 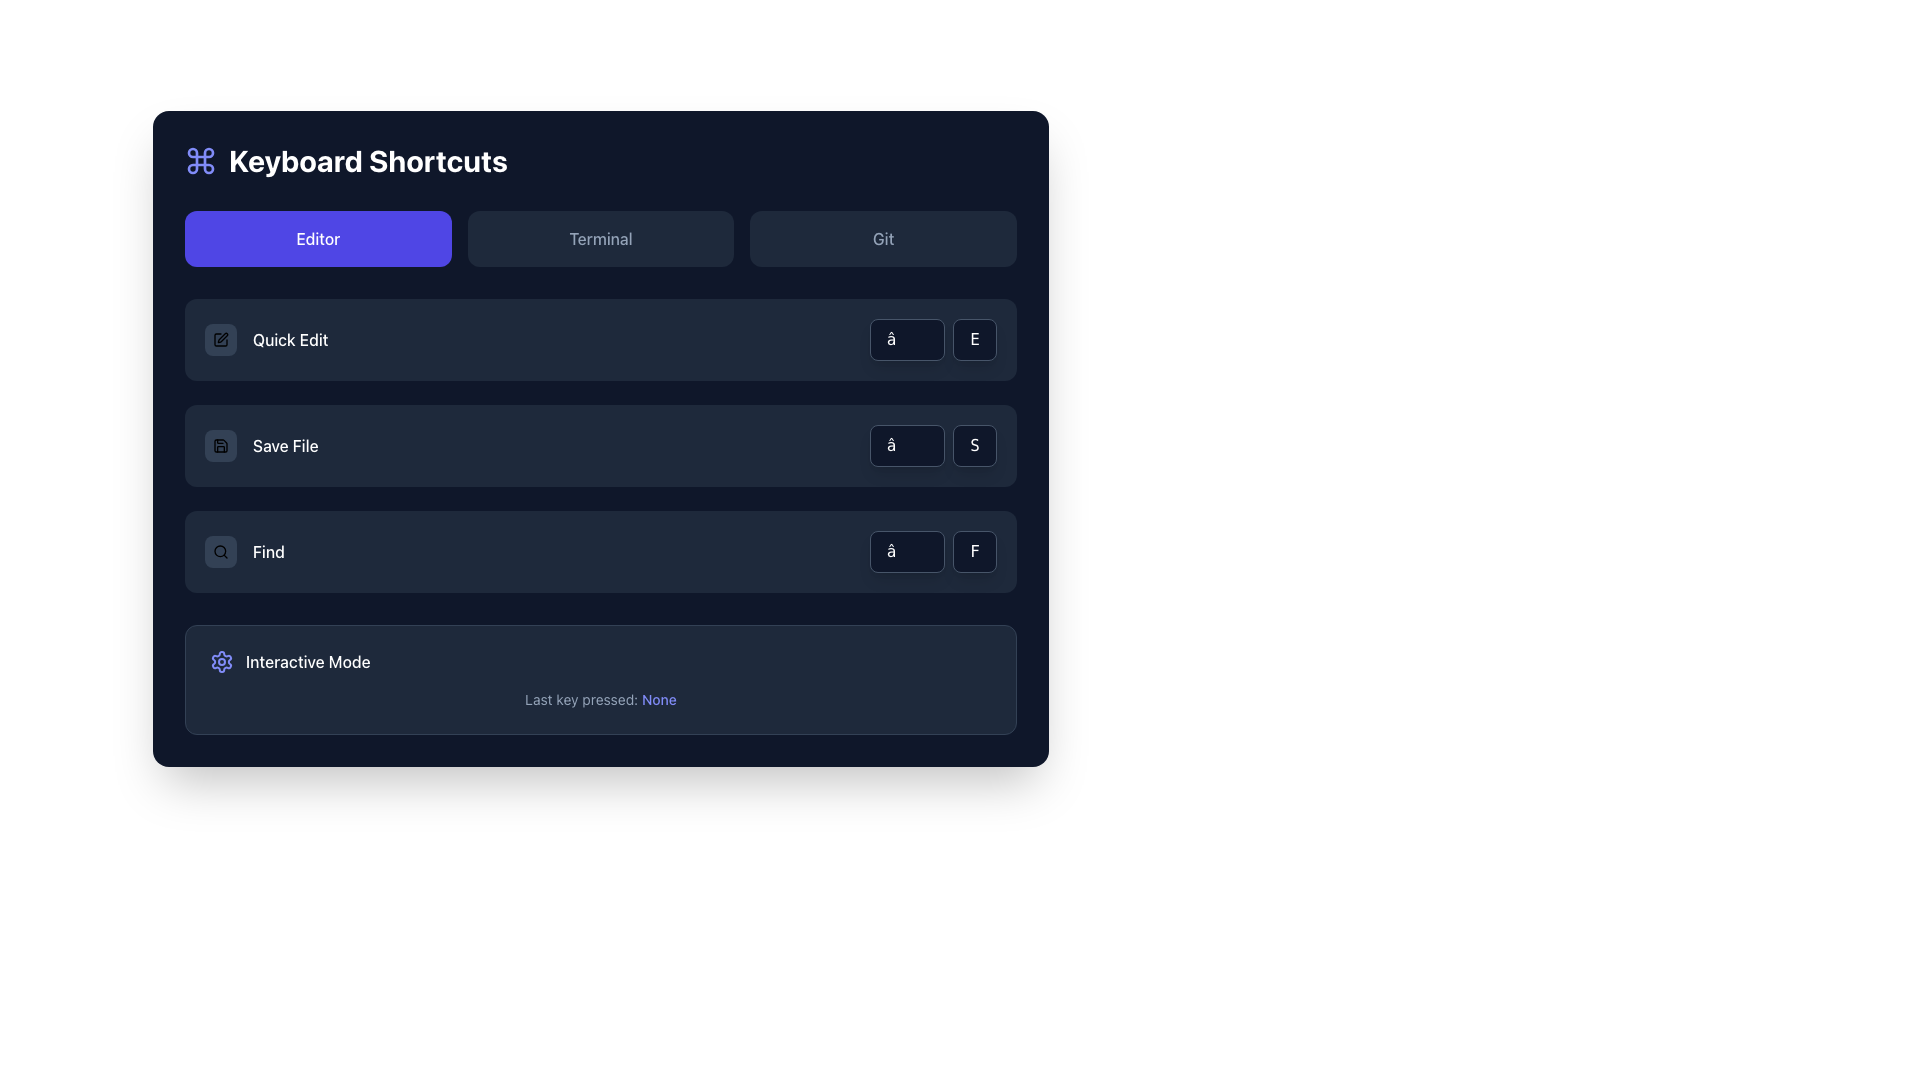 What do you see at coordinates (222, 337) in the screenshot?
I see `the Vector icon (pen icon)` at bounding box center [222, 337].